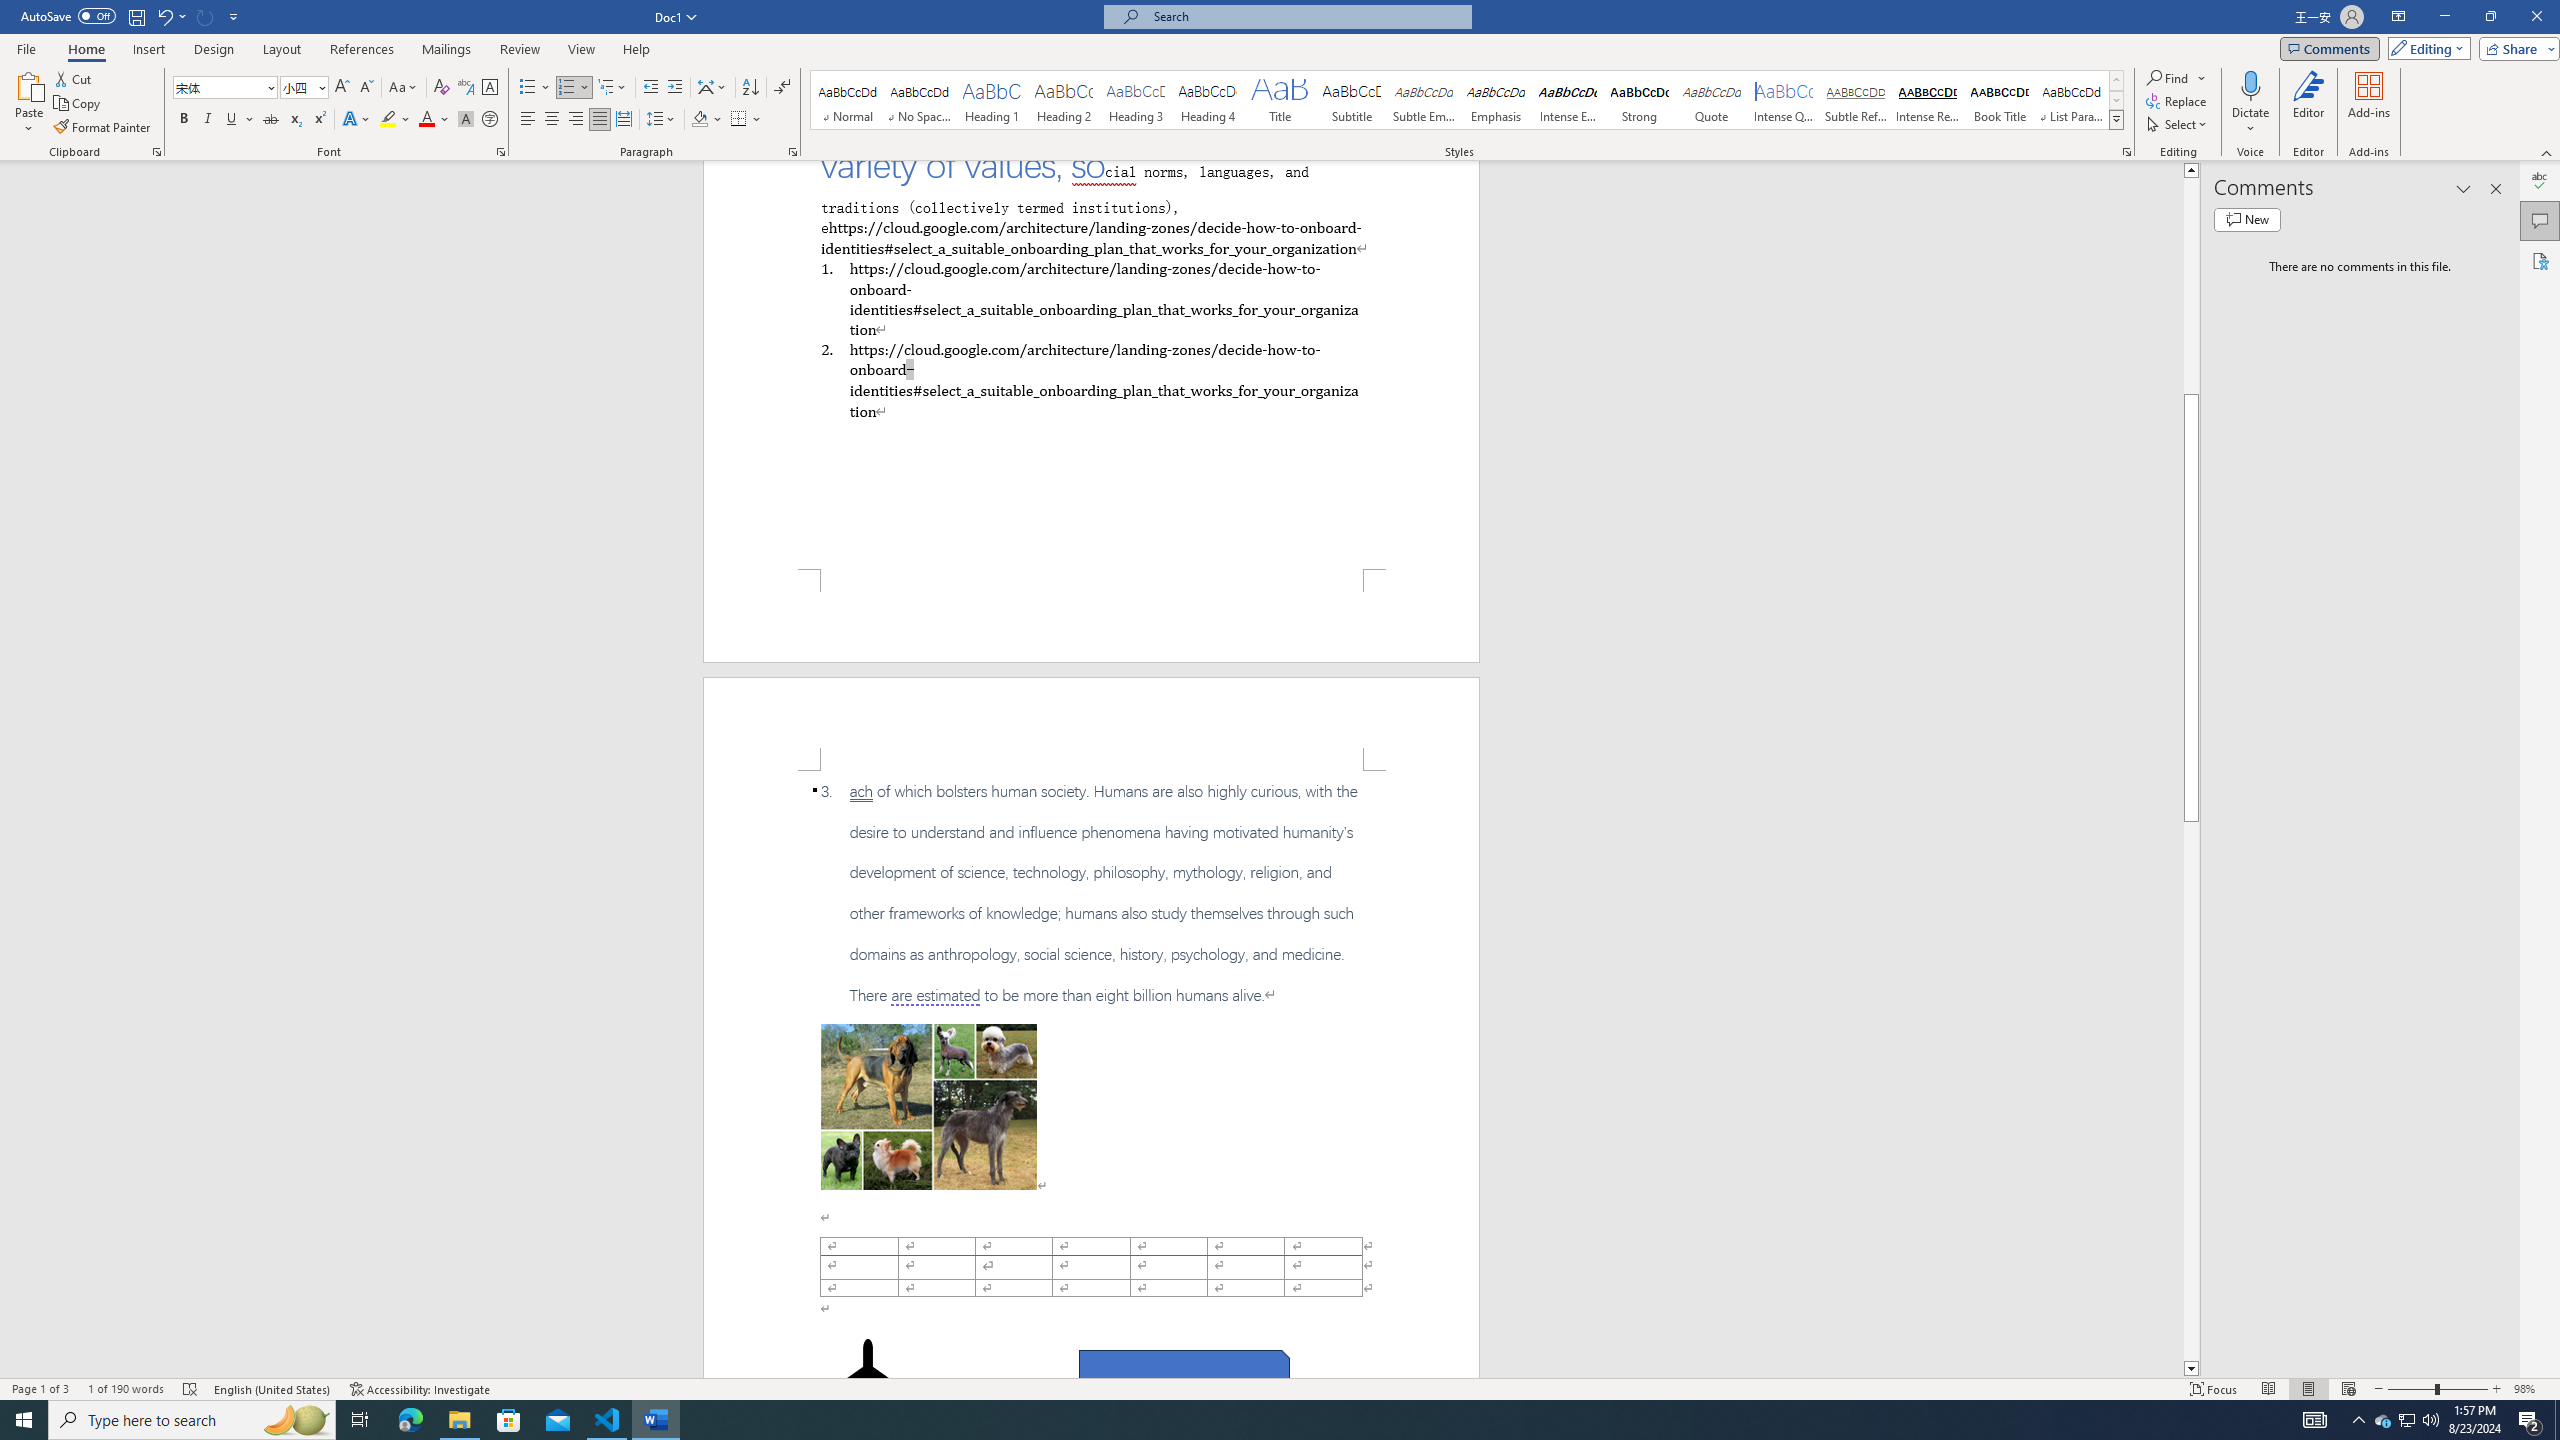  Describe the element at coordinates (706, 118) in the screenshot. I see `'Shading'` at that location.